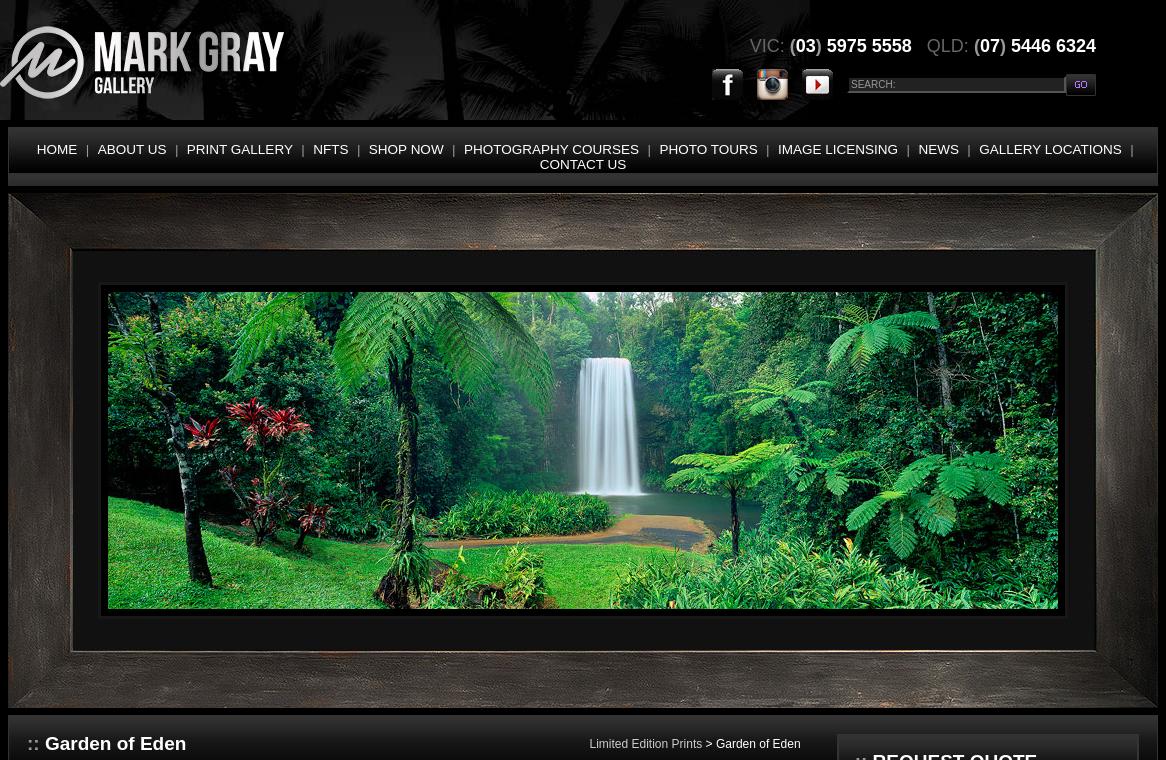 Image resolution: width=1166 pixels, height=760 pixels. I want to click on 'NEW PRINT RELEASE', so click(13, 201).